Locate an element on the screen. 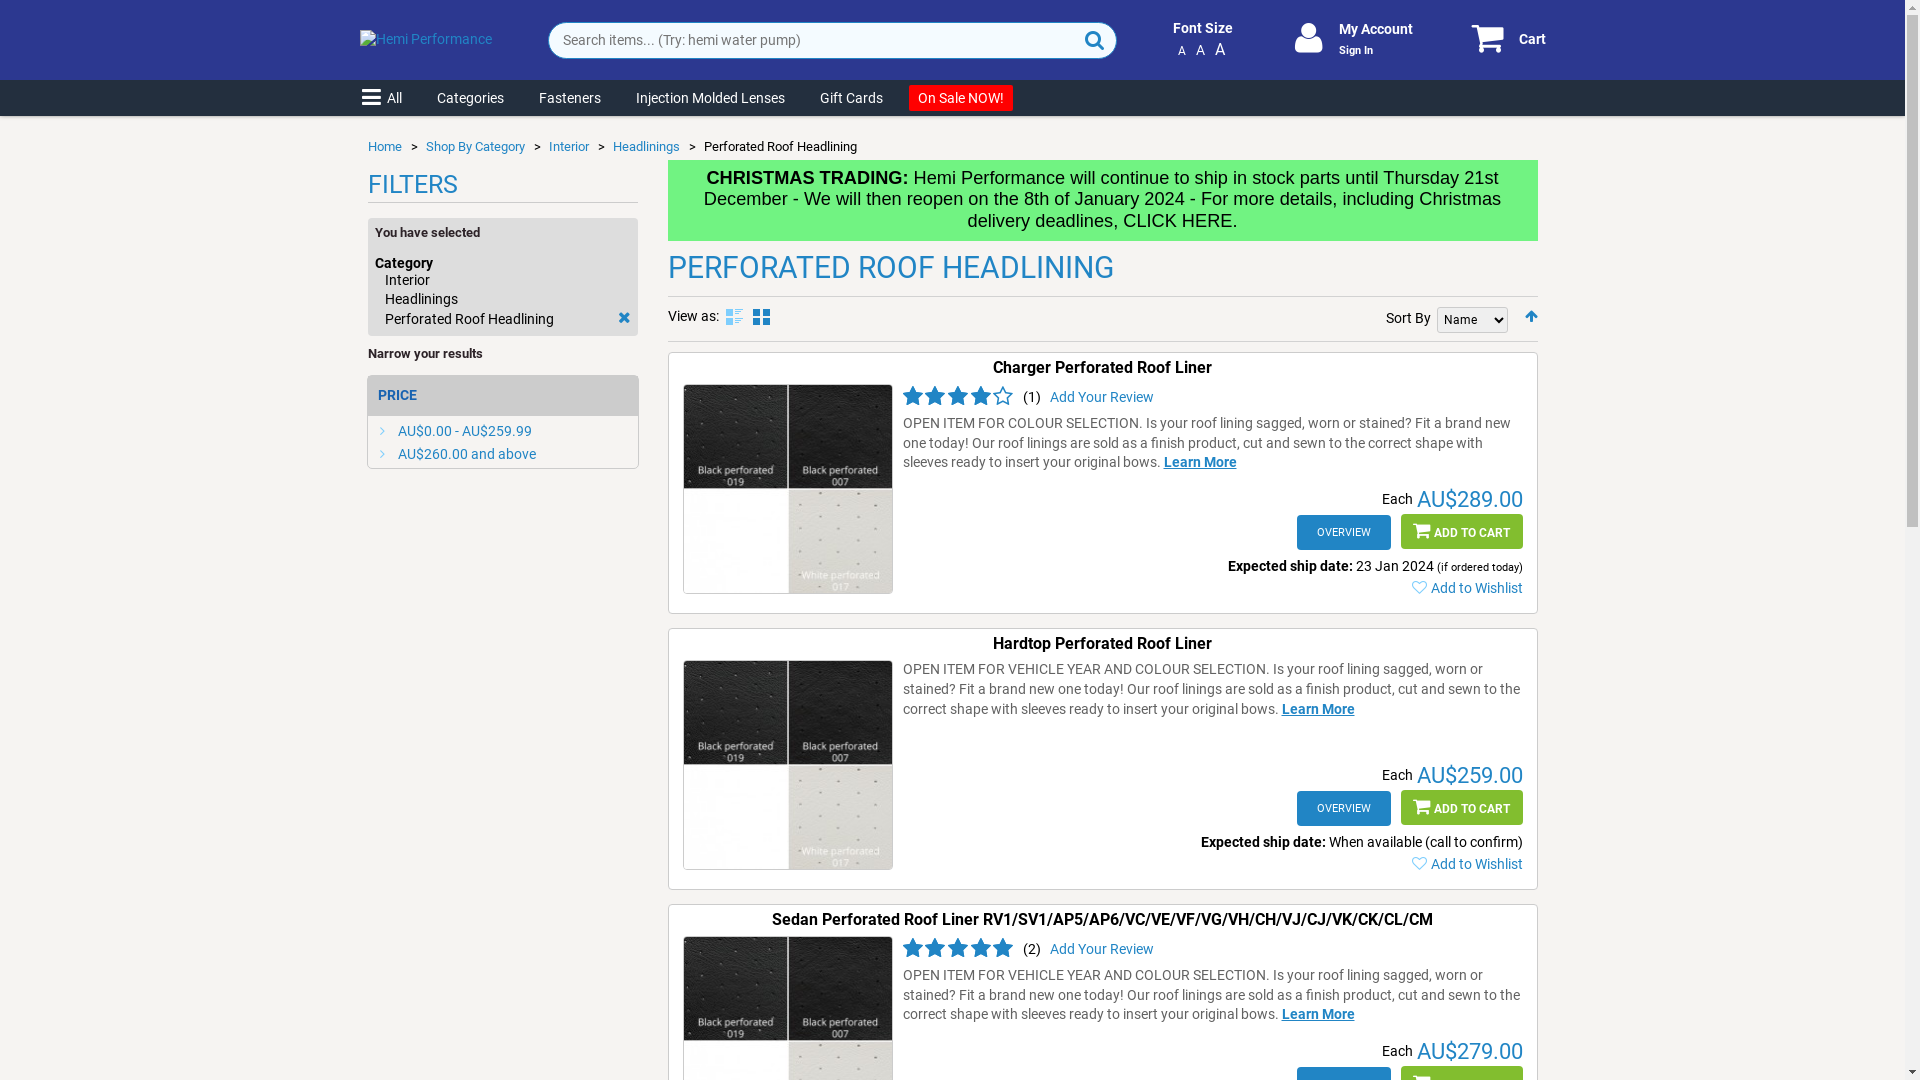 The image size is (1920, 1080). 'Categories' is located at coordinates (469, 97).